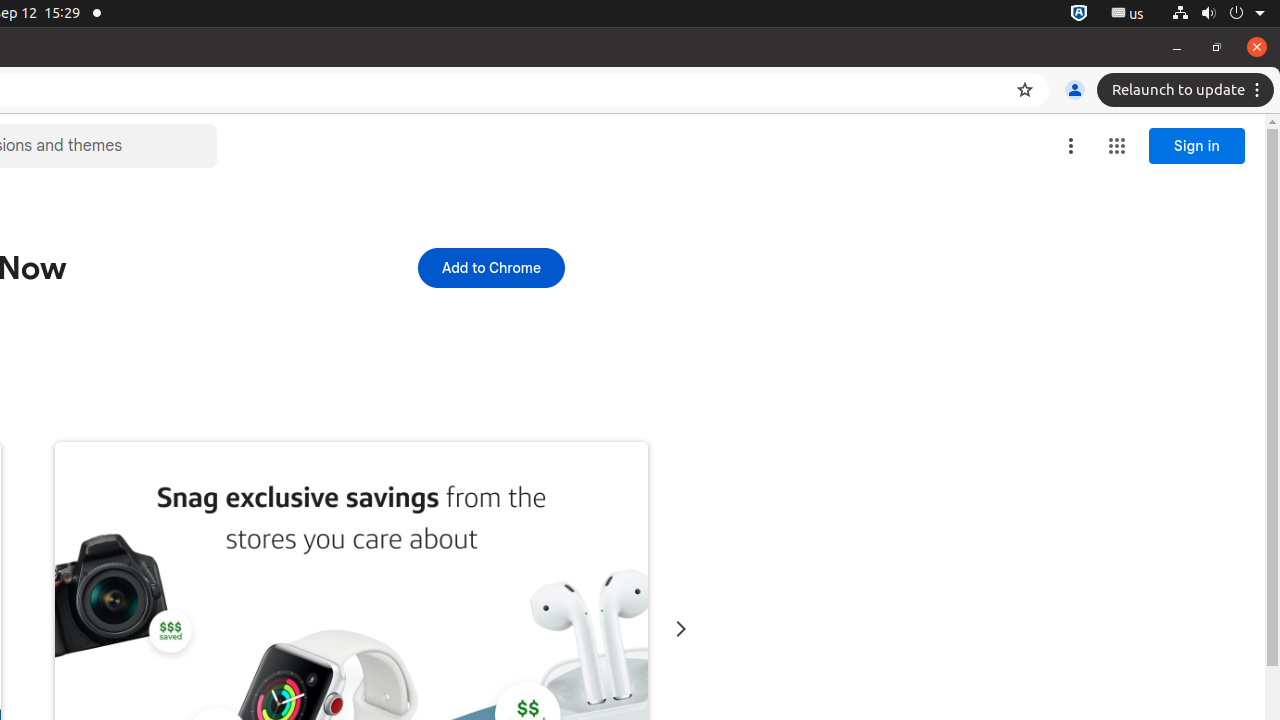 This screenshot has width=1280, height=720. I want to click on 'You', so click(1073, 90).